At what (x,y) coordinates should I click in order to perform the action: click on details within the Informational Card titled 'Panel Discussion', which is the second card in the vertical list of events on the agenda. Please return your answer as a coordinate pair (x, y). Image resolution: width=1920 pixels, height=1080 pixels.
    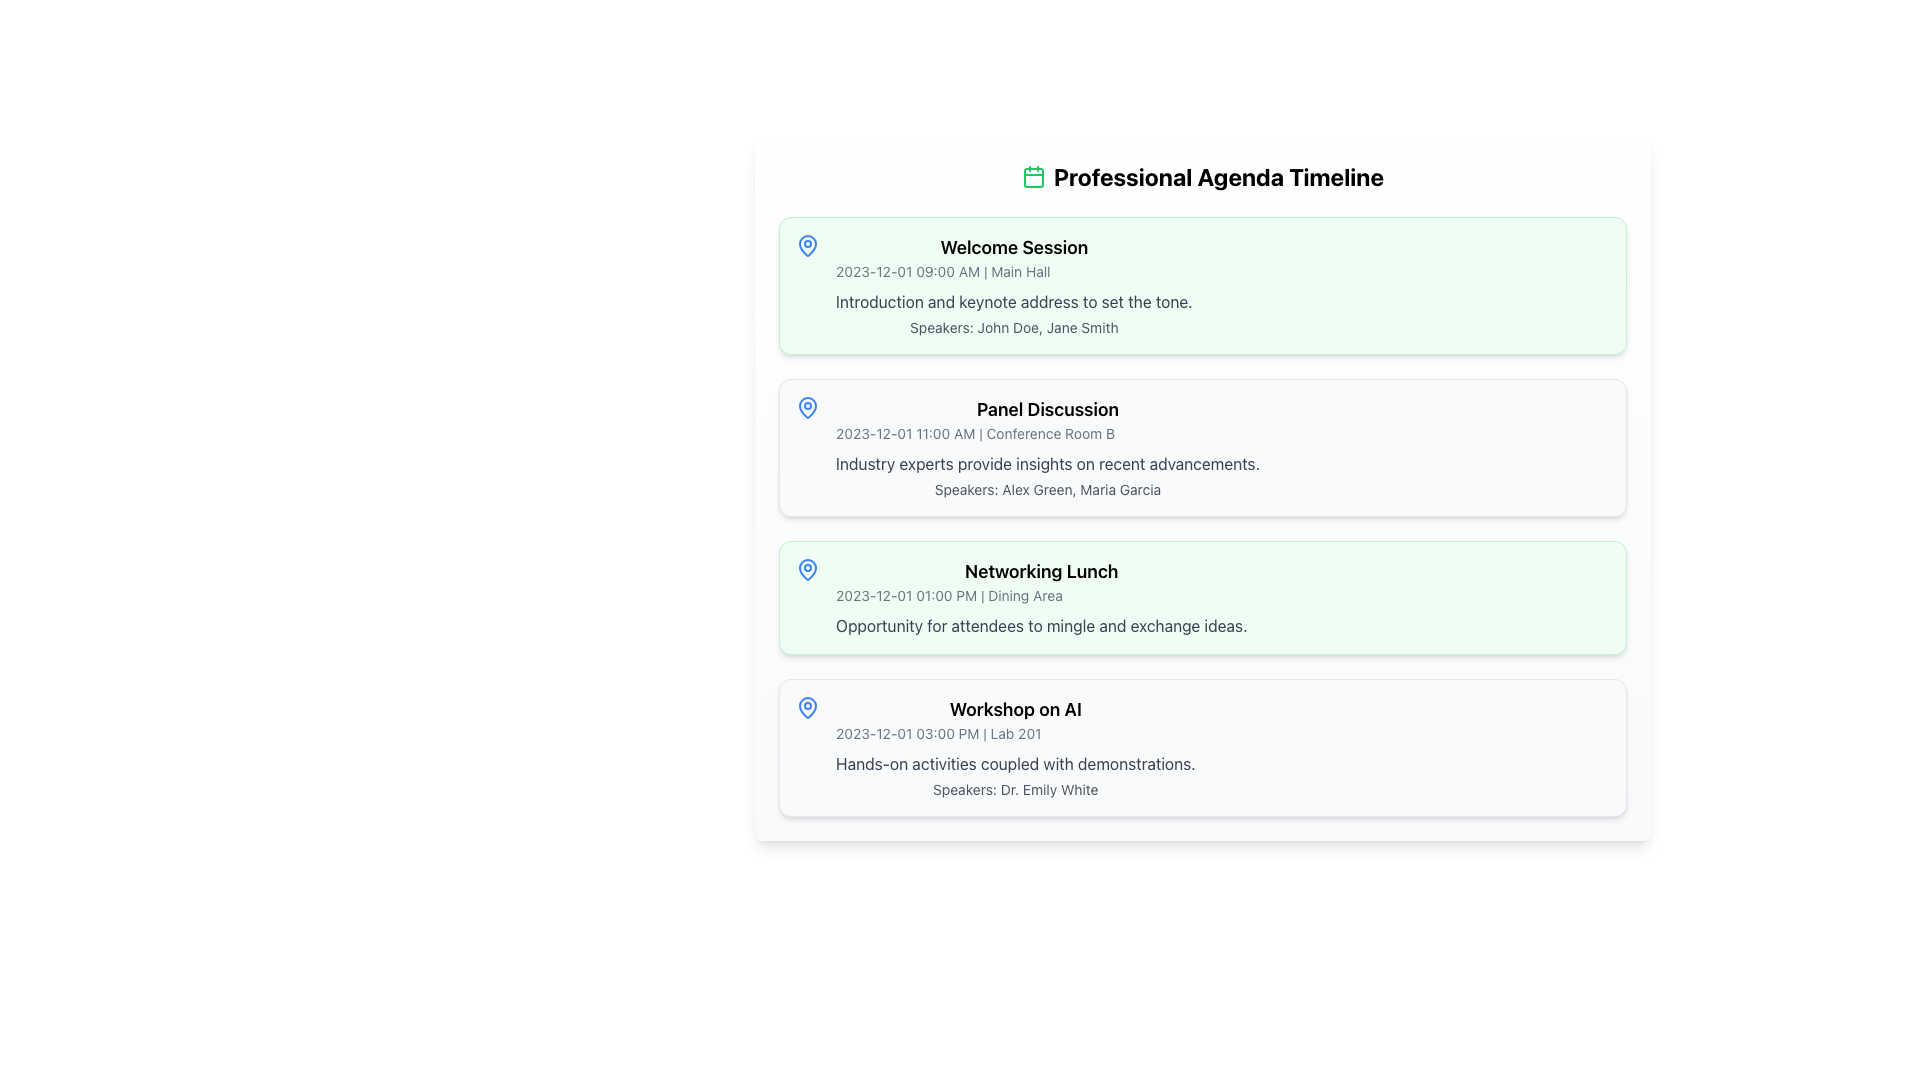
    Looking at the image, I should click on (1202, 446).